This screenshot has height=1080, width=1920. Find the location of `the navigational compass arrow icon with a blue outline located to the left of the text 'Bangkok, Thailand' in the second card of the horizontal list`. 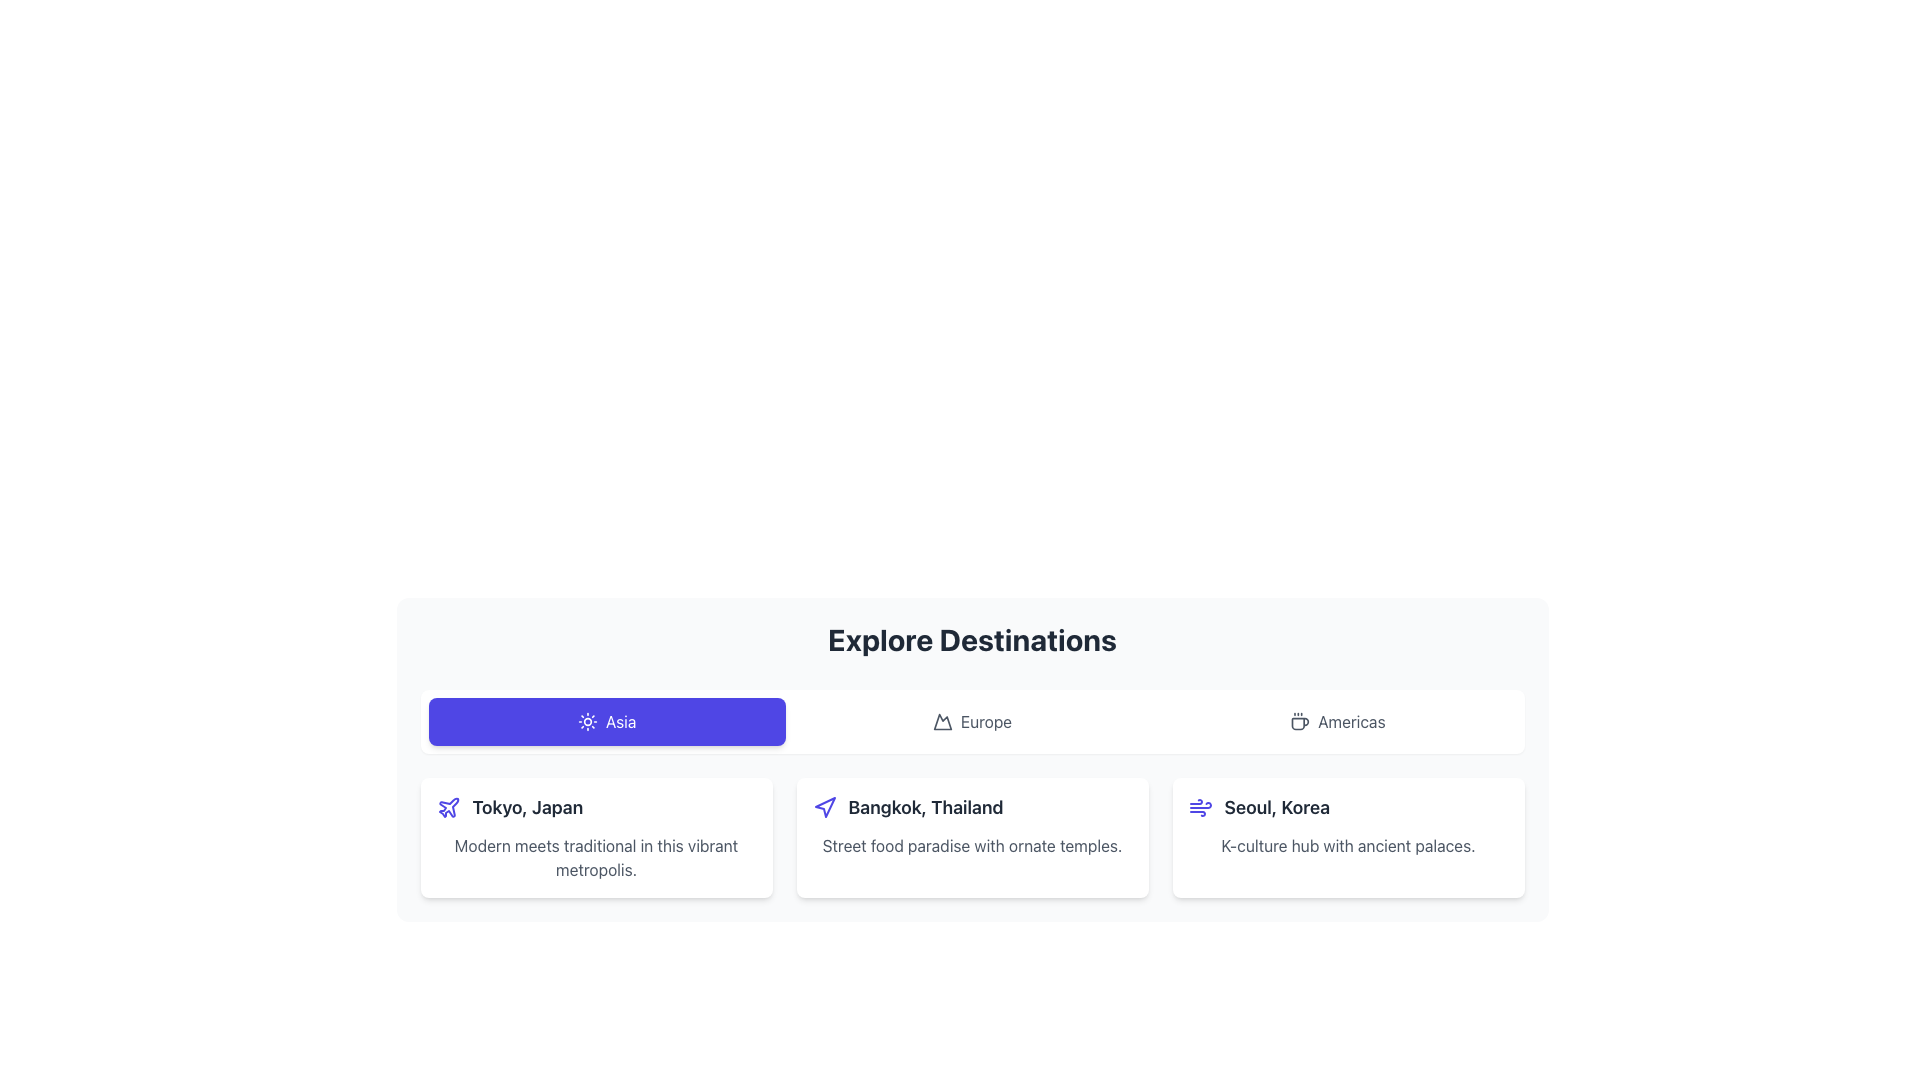

the navigational compass arrow icon with a blue outline located to the left of the text 'Bangkok, Thailand' in the second card of the horizontal list is located at coordinates (824, 806).